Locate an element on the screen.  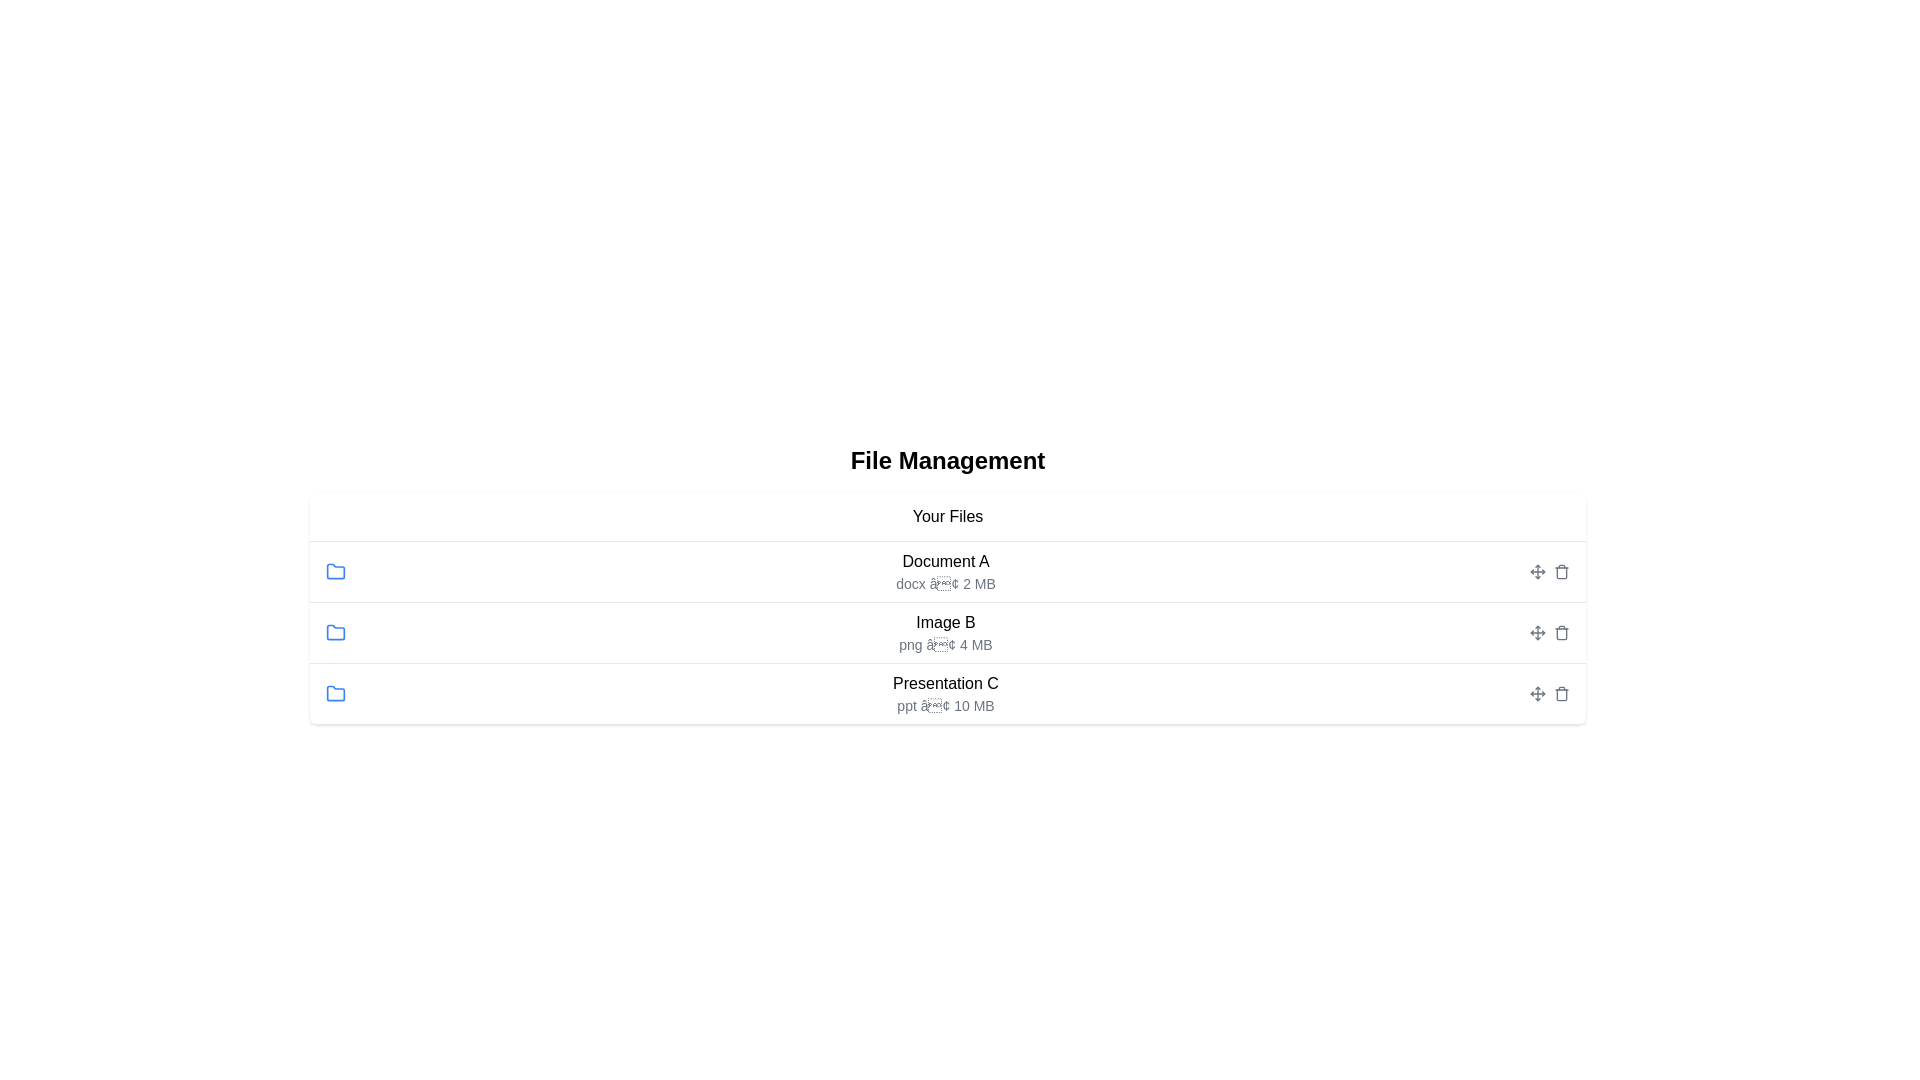
the Text Label element that serves as the title for a file entry, located in the second row between 'Document A' and 'Presentation C' is located at coordinates (944, 622).